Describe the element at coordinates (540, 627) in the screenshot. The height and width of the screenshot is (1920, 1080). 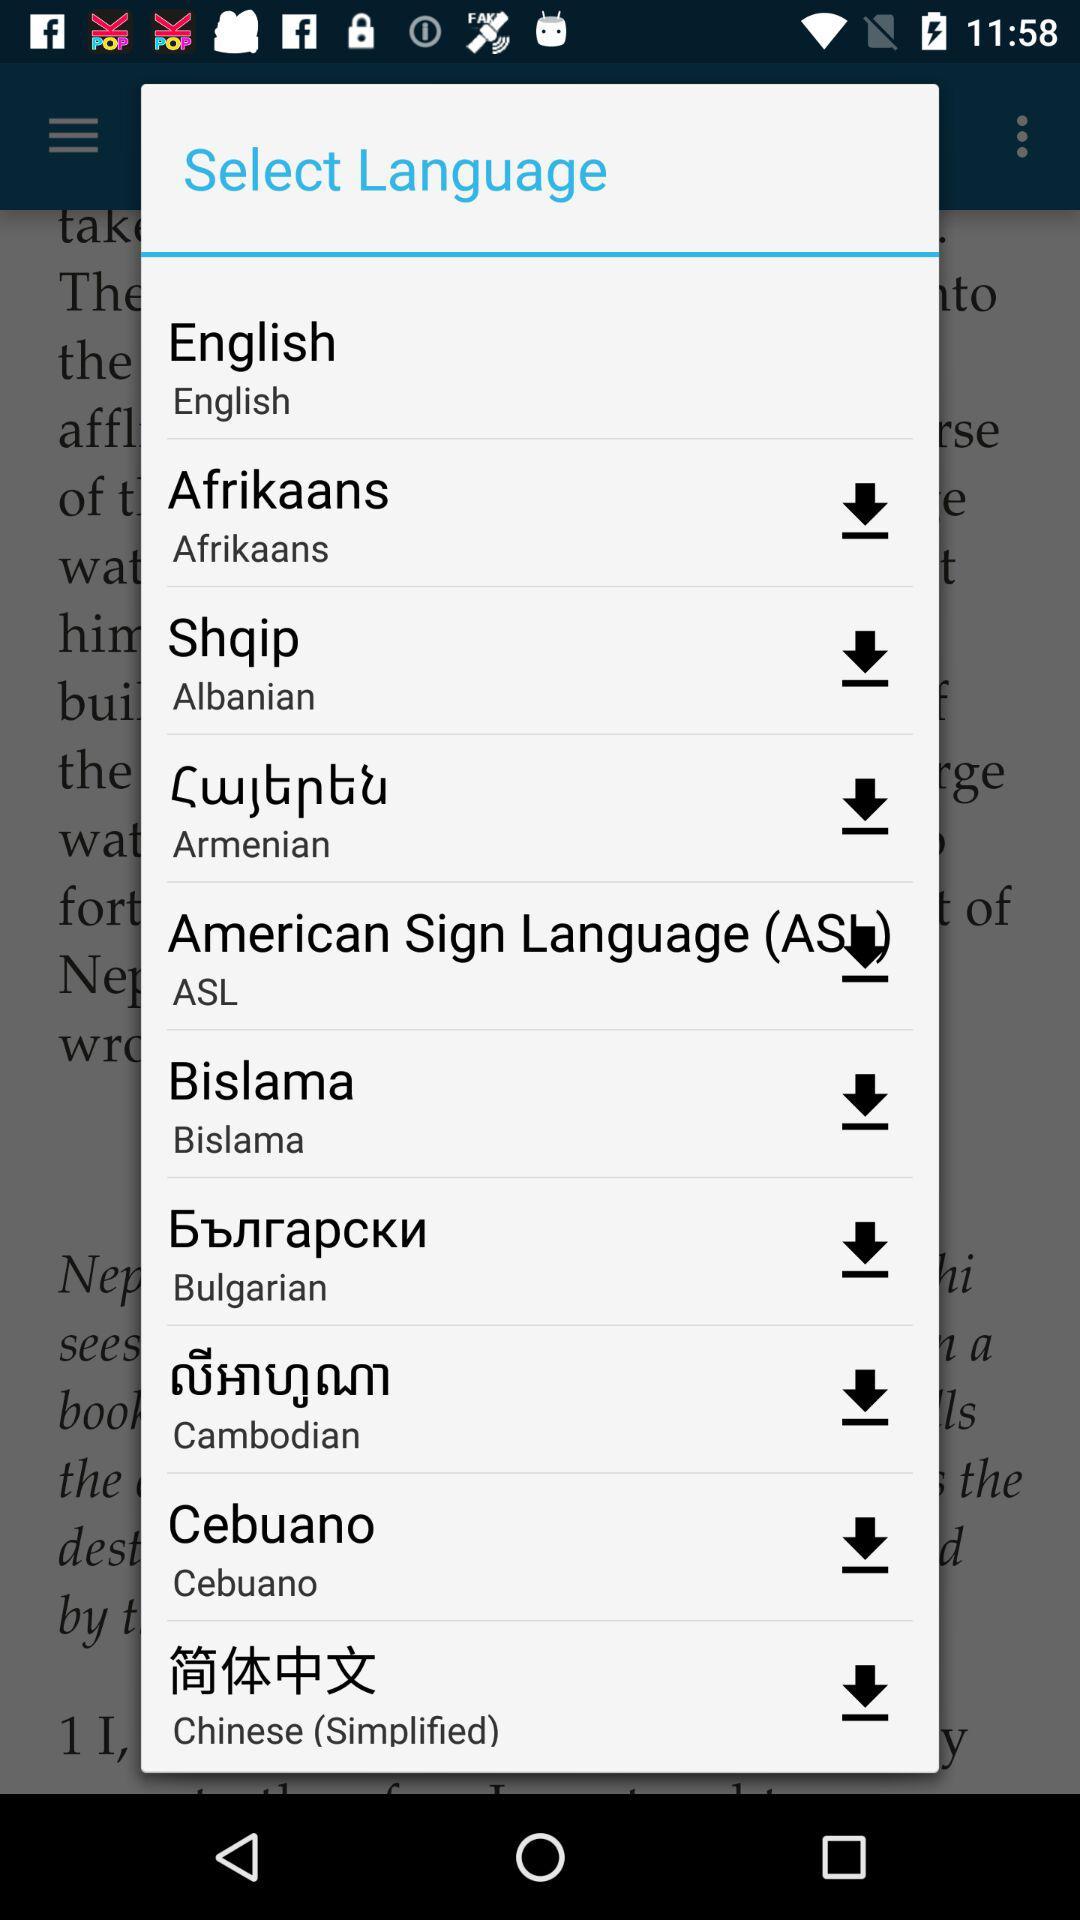
I see `shqip` at that location.